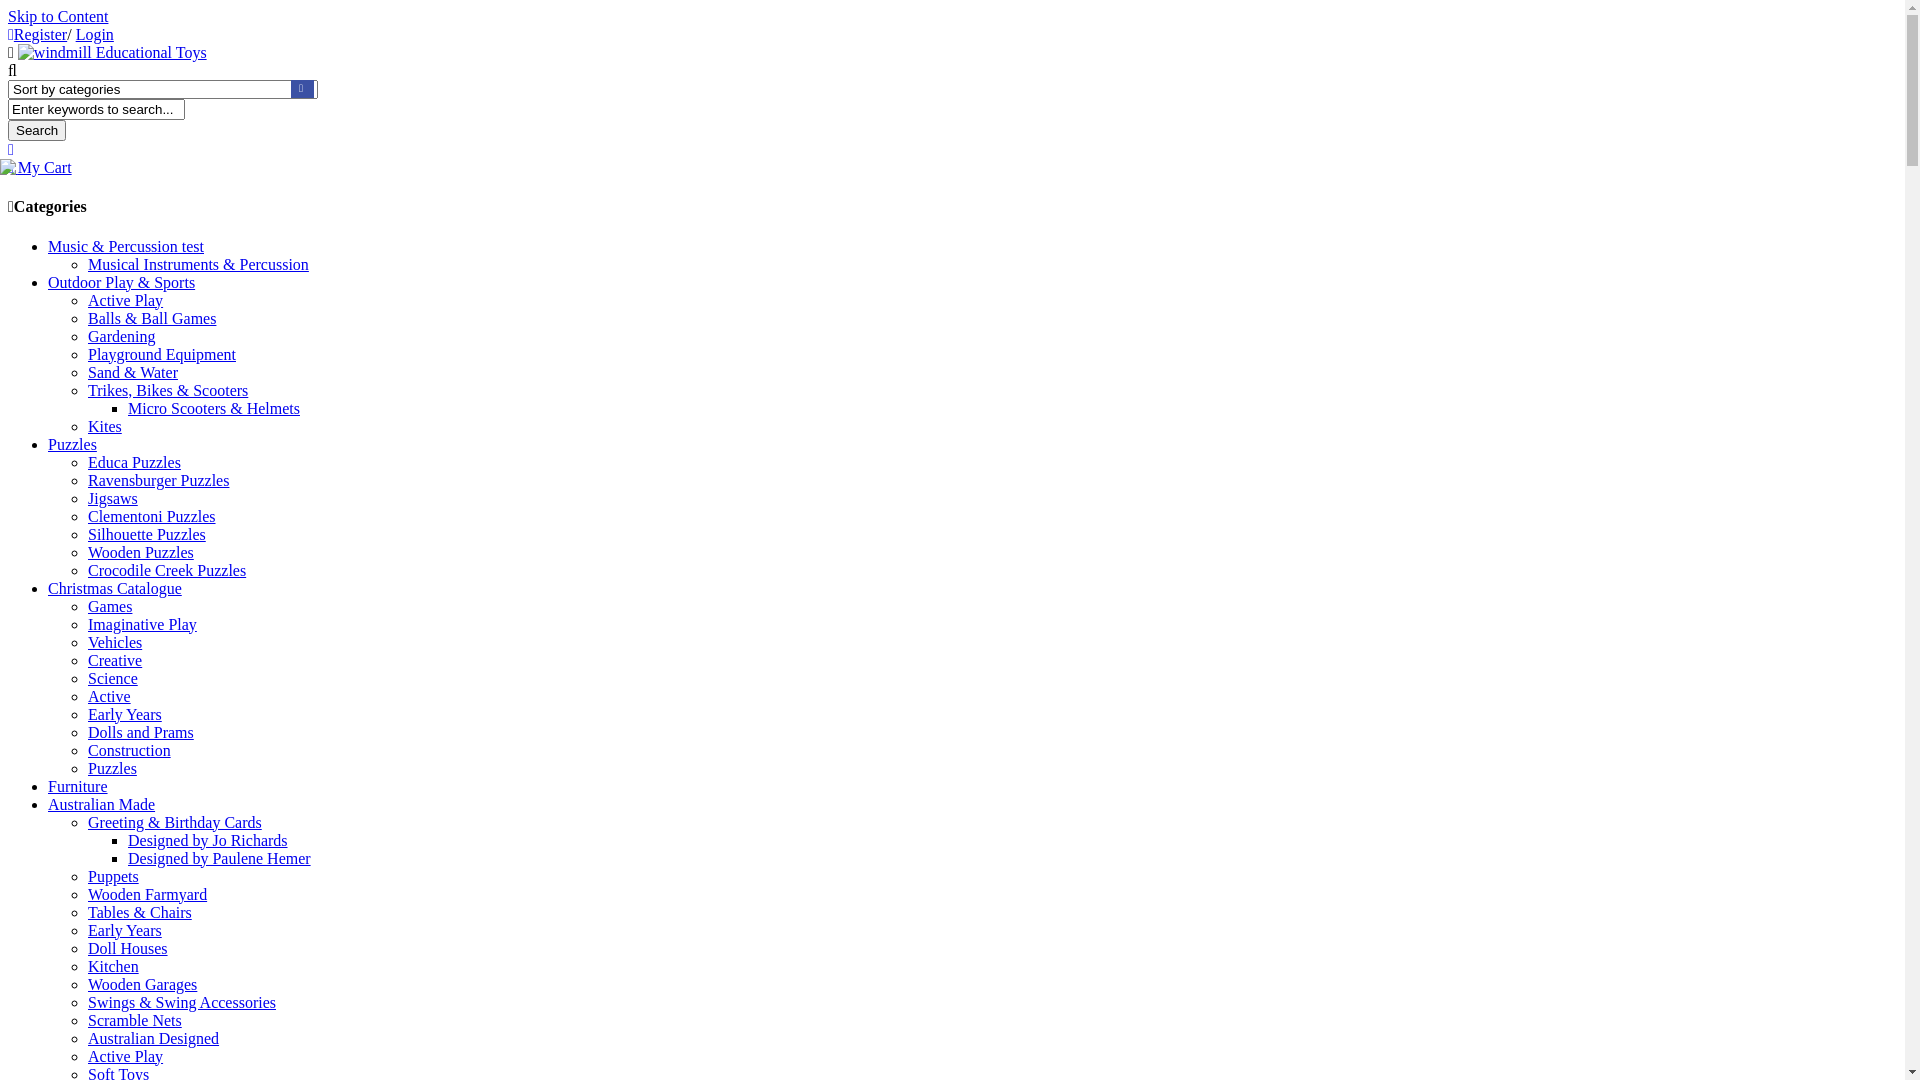  What do you see at coordinates (100, 803) in the screenshot?
I see `'Australian Made'` at bounding box center [100, 803].